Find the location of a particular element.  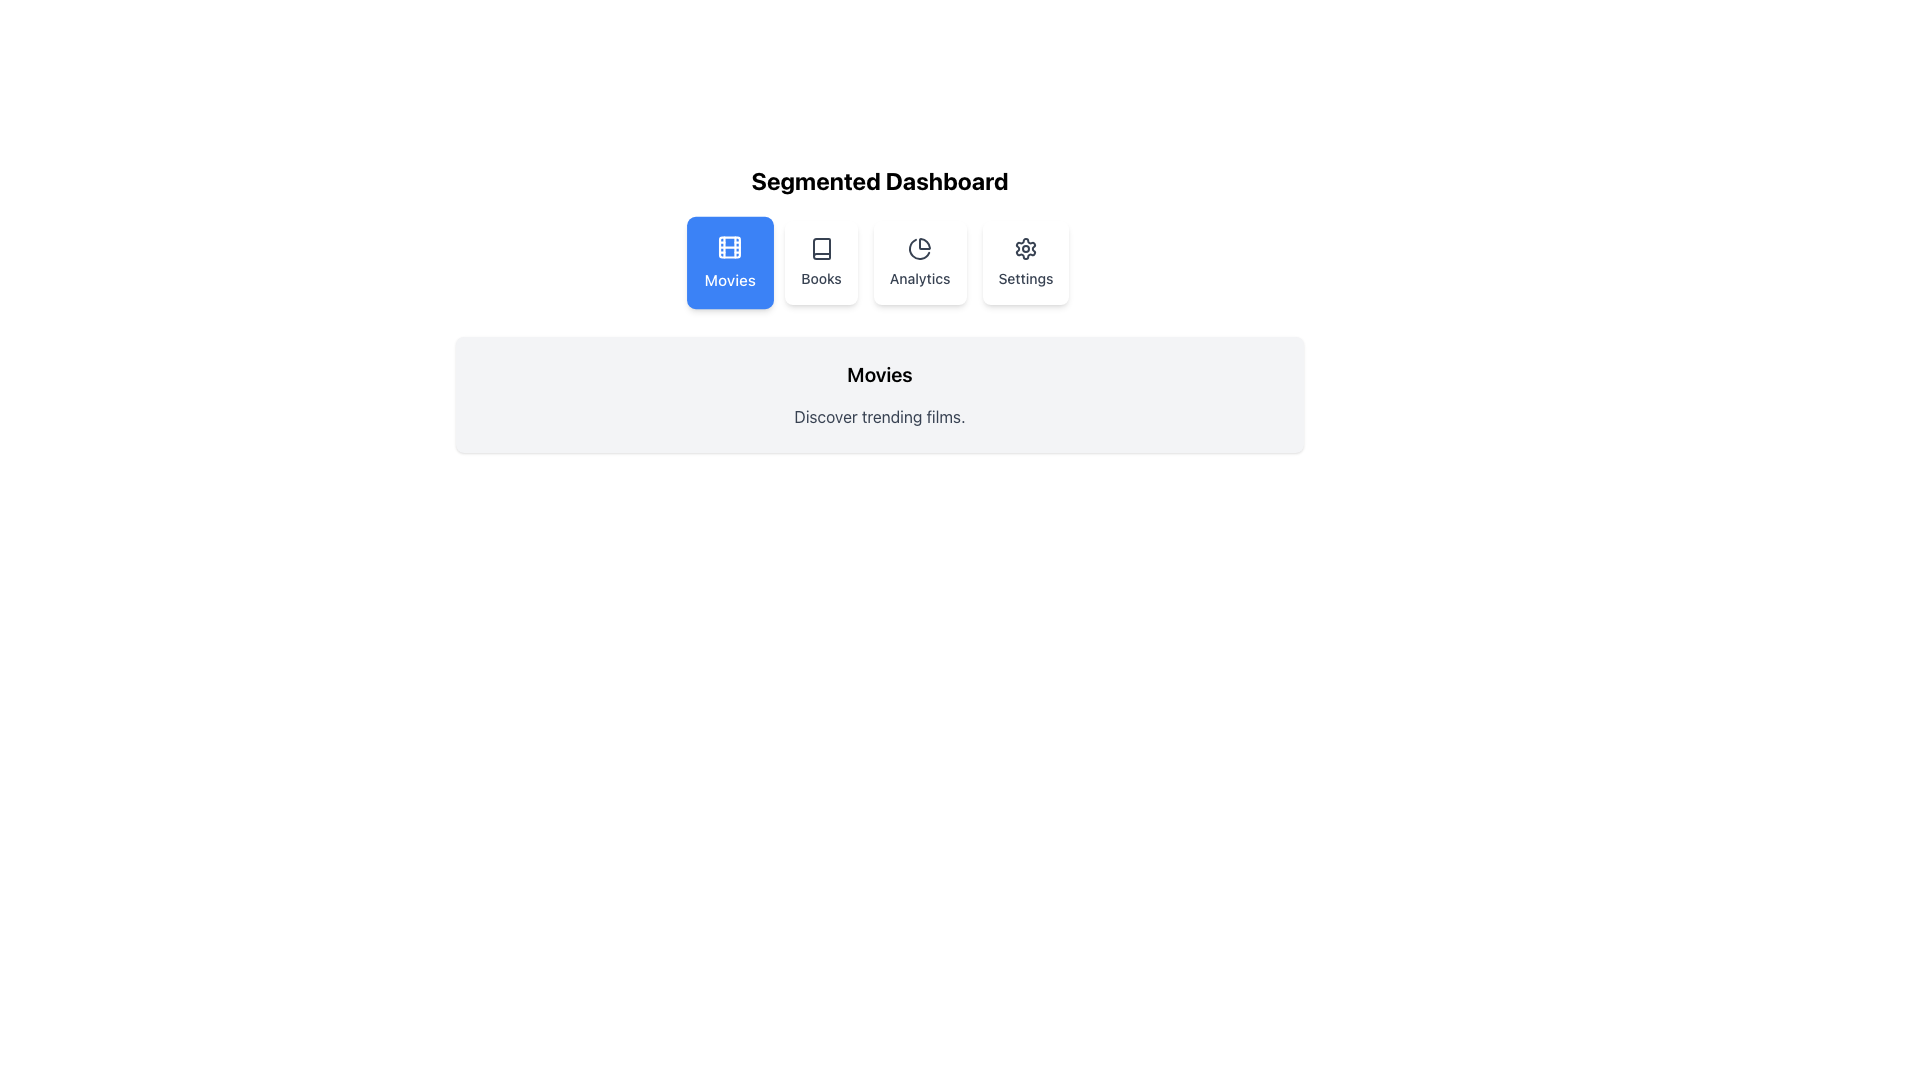

the 'Books' button in the segmented dashboard is located at coordinates (821, 248).